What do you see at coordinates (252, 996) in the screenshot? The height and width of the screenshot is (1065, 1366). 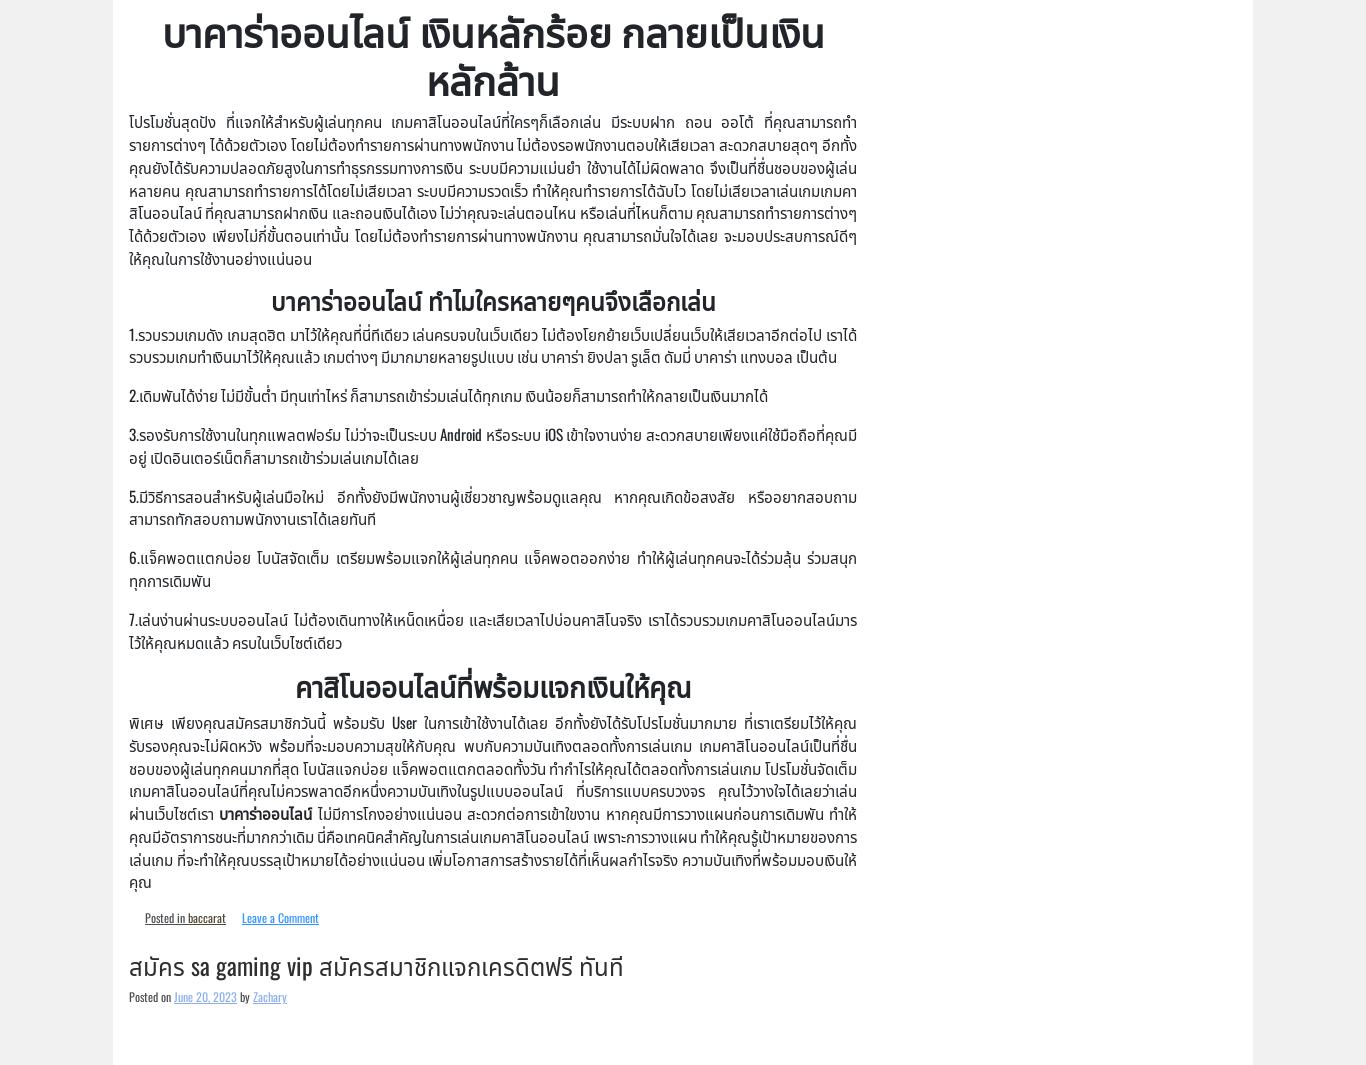 I see `'Zachary'` at bounding box center [252, 996].